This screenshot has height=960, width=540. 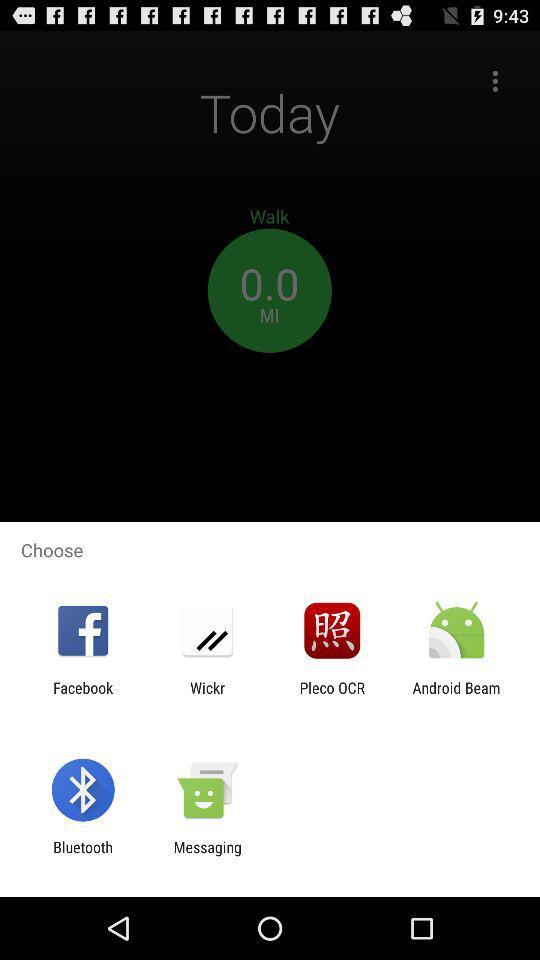 What do you see at coordinates (82, 855) in the screenshot?
I see `bluetooth app` at bounding box center [82, 855].